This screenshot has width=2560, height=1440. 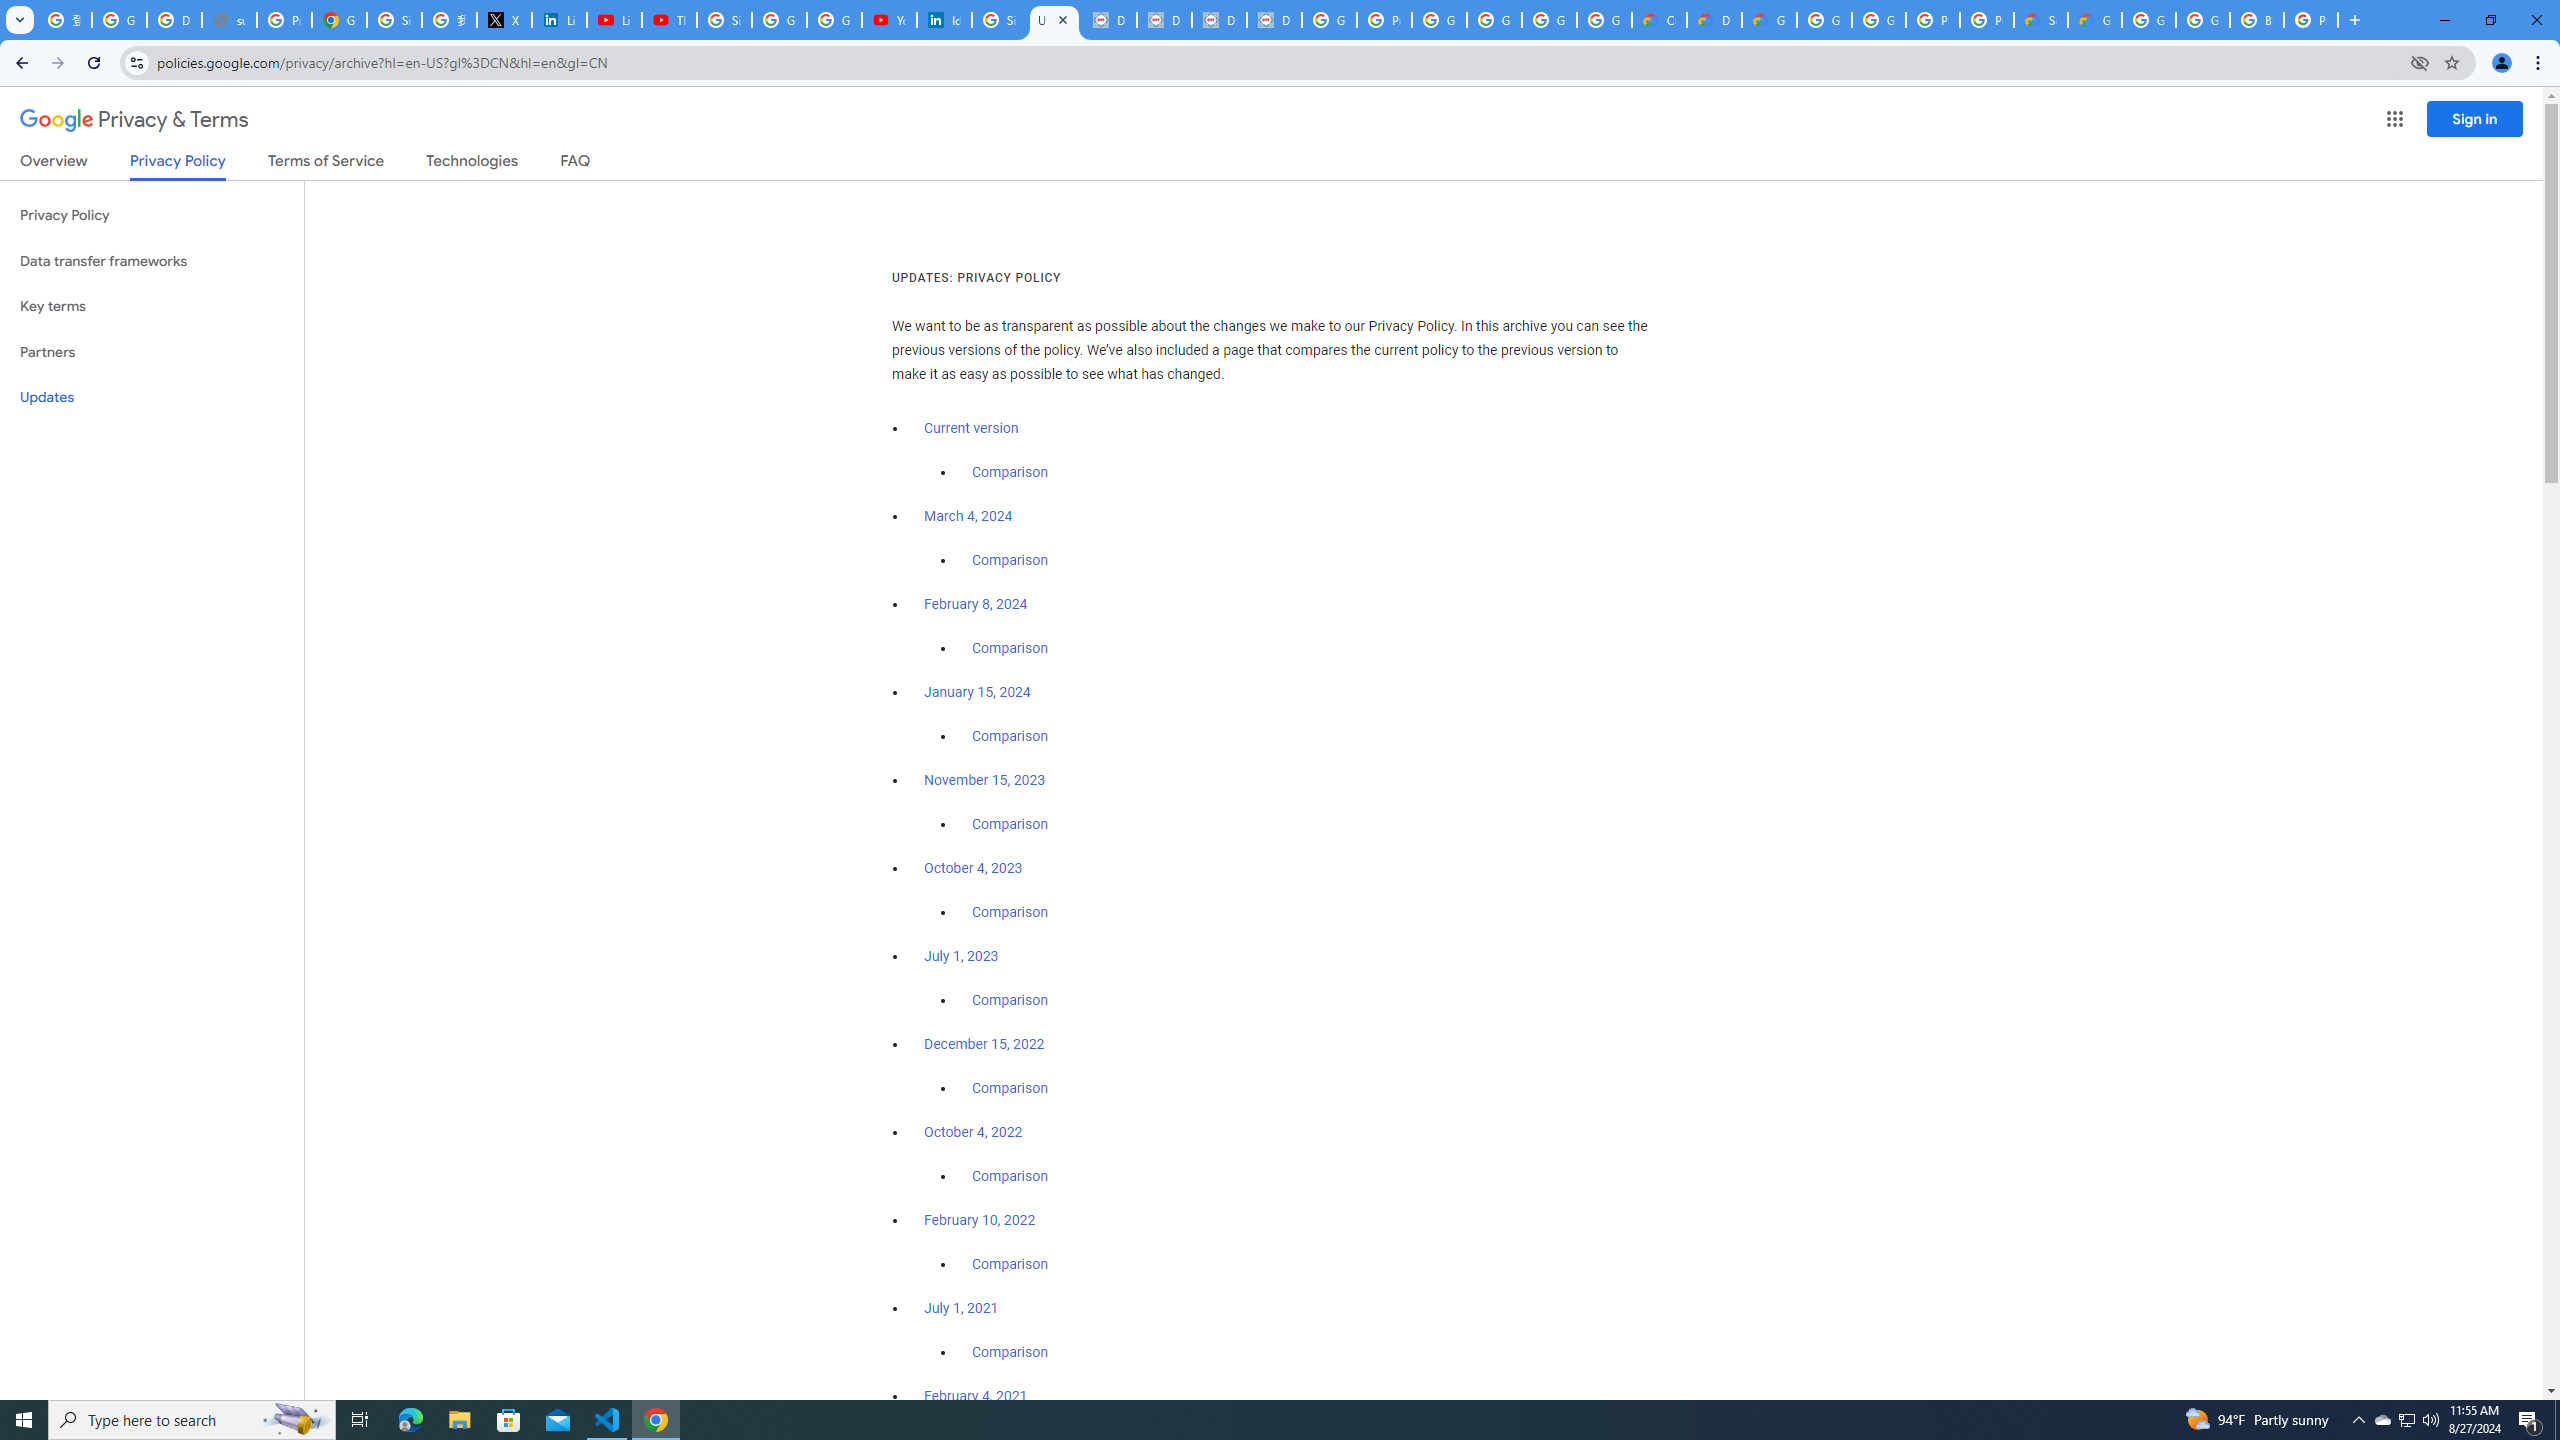 I want to click on 'Technologies', so click(x=472, y=164).